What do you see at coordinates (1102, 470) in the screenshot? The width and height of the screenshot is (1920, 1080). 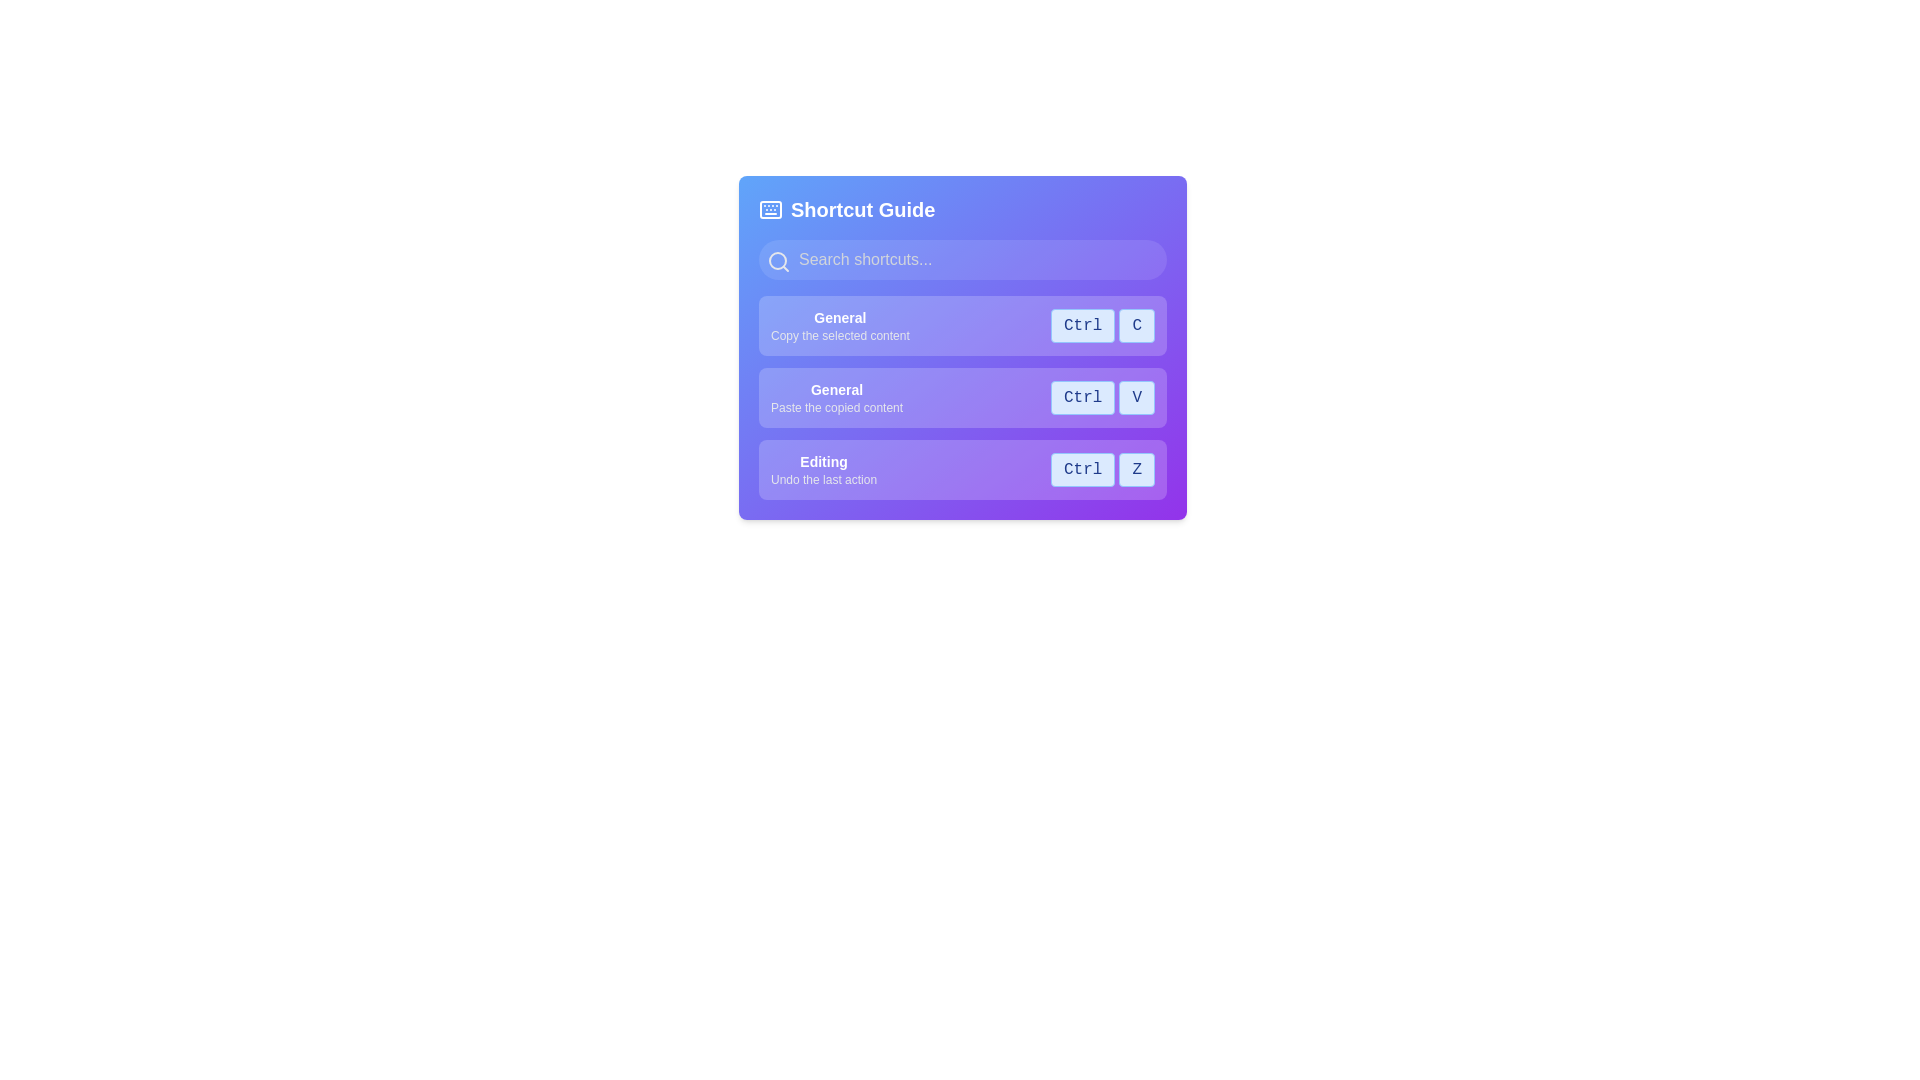 I see `text 'Ctrl' and 'Z' from the Keyboard Shortcut Display located in the bottom entry of the 'Shortcut Guide' panel, which is under the 'Editing' section` at bounding box center [1102, 470].